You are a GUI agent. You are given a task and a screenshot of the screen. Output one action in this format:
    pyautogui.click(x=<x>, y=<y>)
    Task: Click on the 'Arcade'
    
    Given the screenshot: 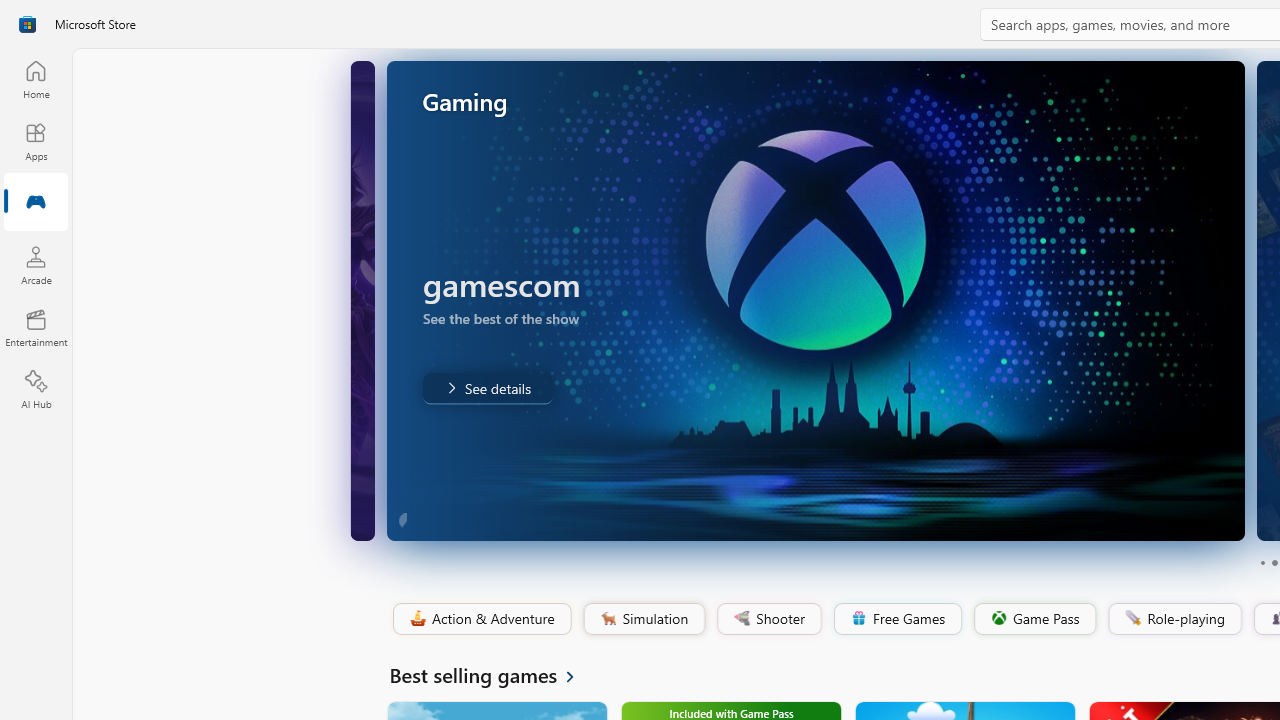 What is the action you would take?
    pyautogui.click(x=35, y=264)
    